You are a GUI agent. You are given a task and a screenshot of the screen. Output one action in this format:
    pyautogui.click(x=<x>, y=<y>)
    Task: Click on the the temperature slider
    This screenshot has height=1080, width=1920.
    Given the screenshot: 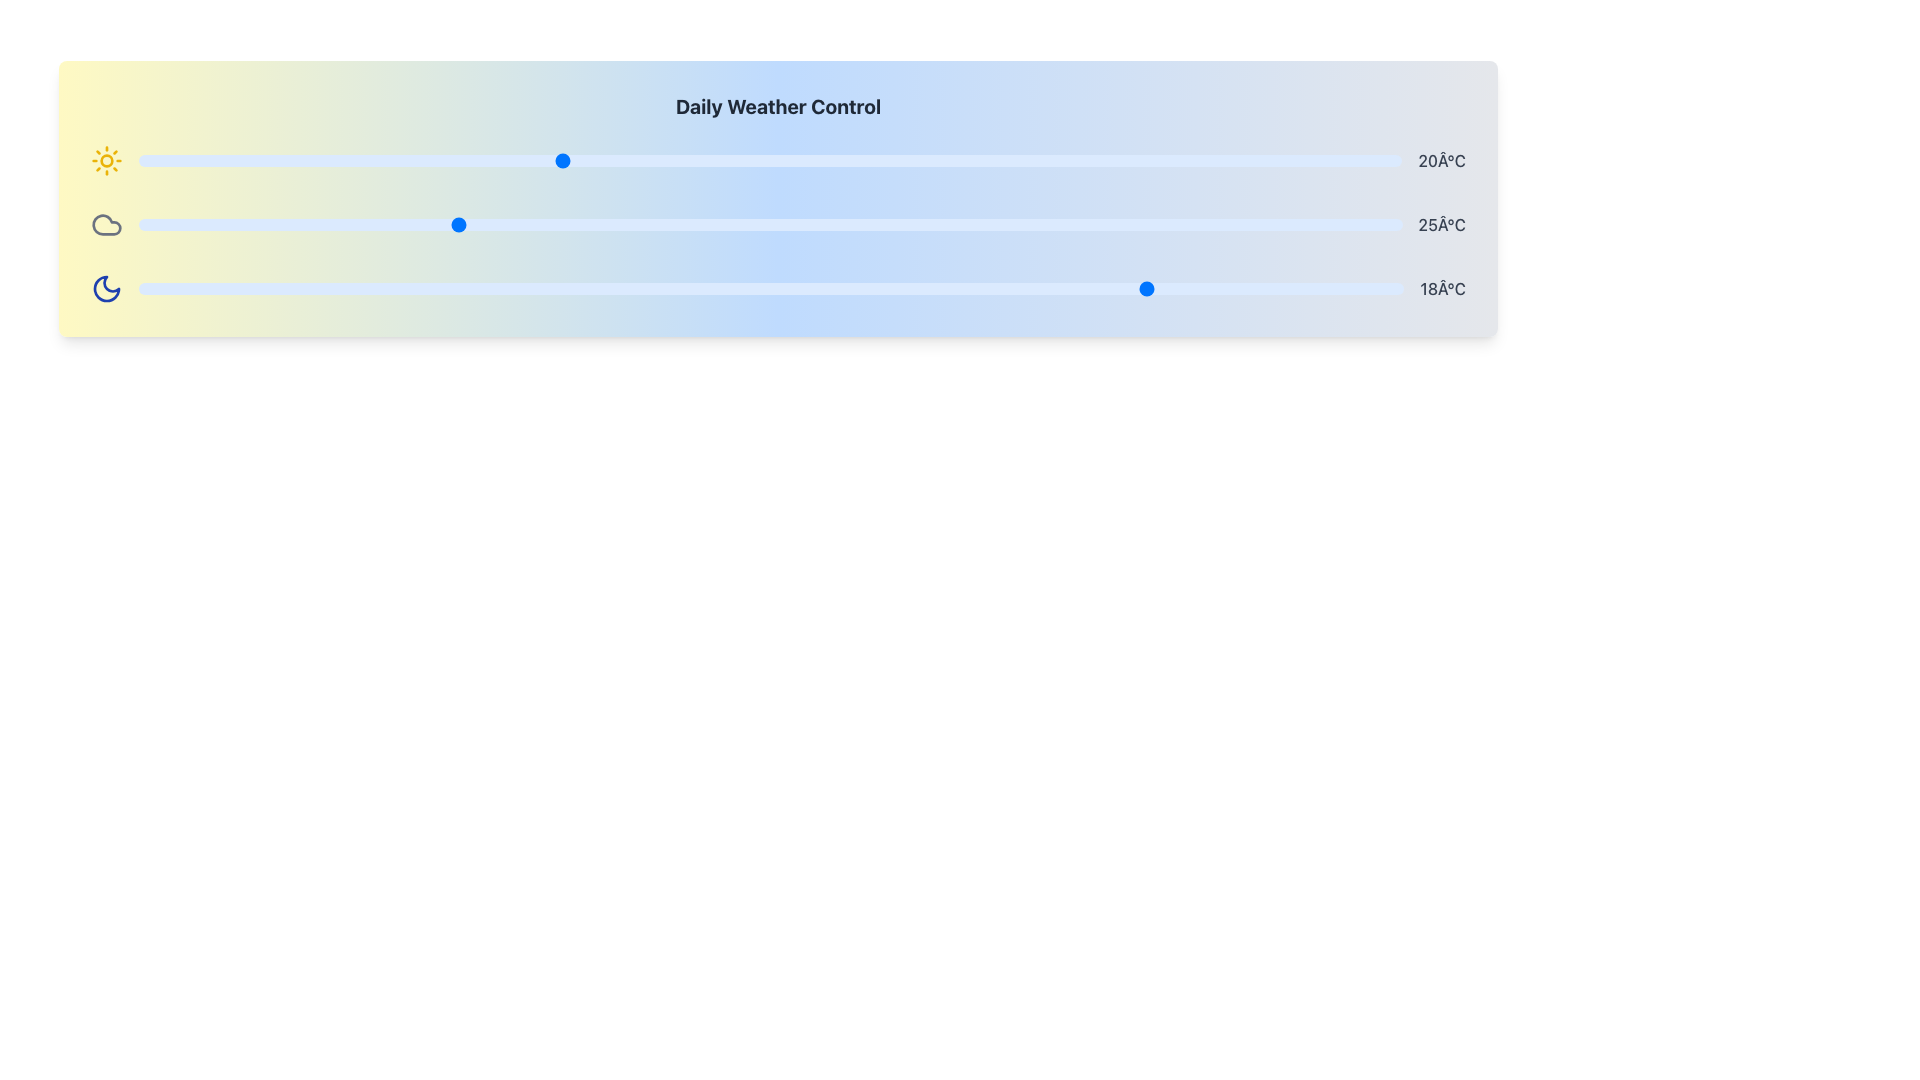 What is the action you would take?
    pyautogui.click(x=770, y=289)
    